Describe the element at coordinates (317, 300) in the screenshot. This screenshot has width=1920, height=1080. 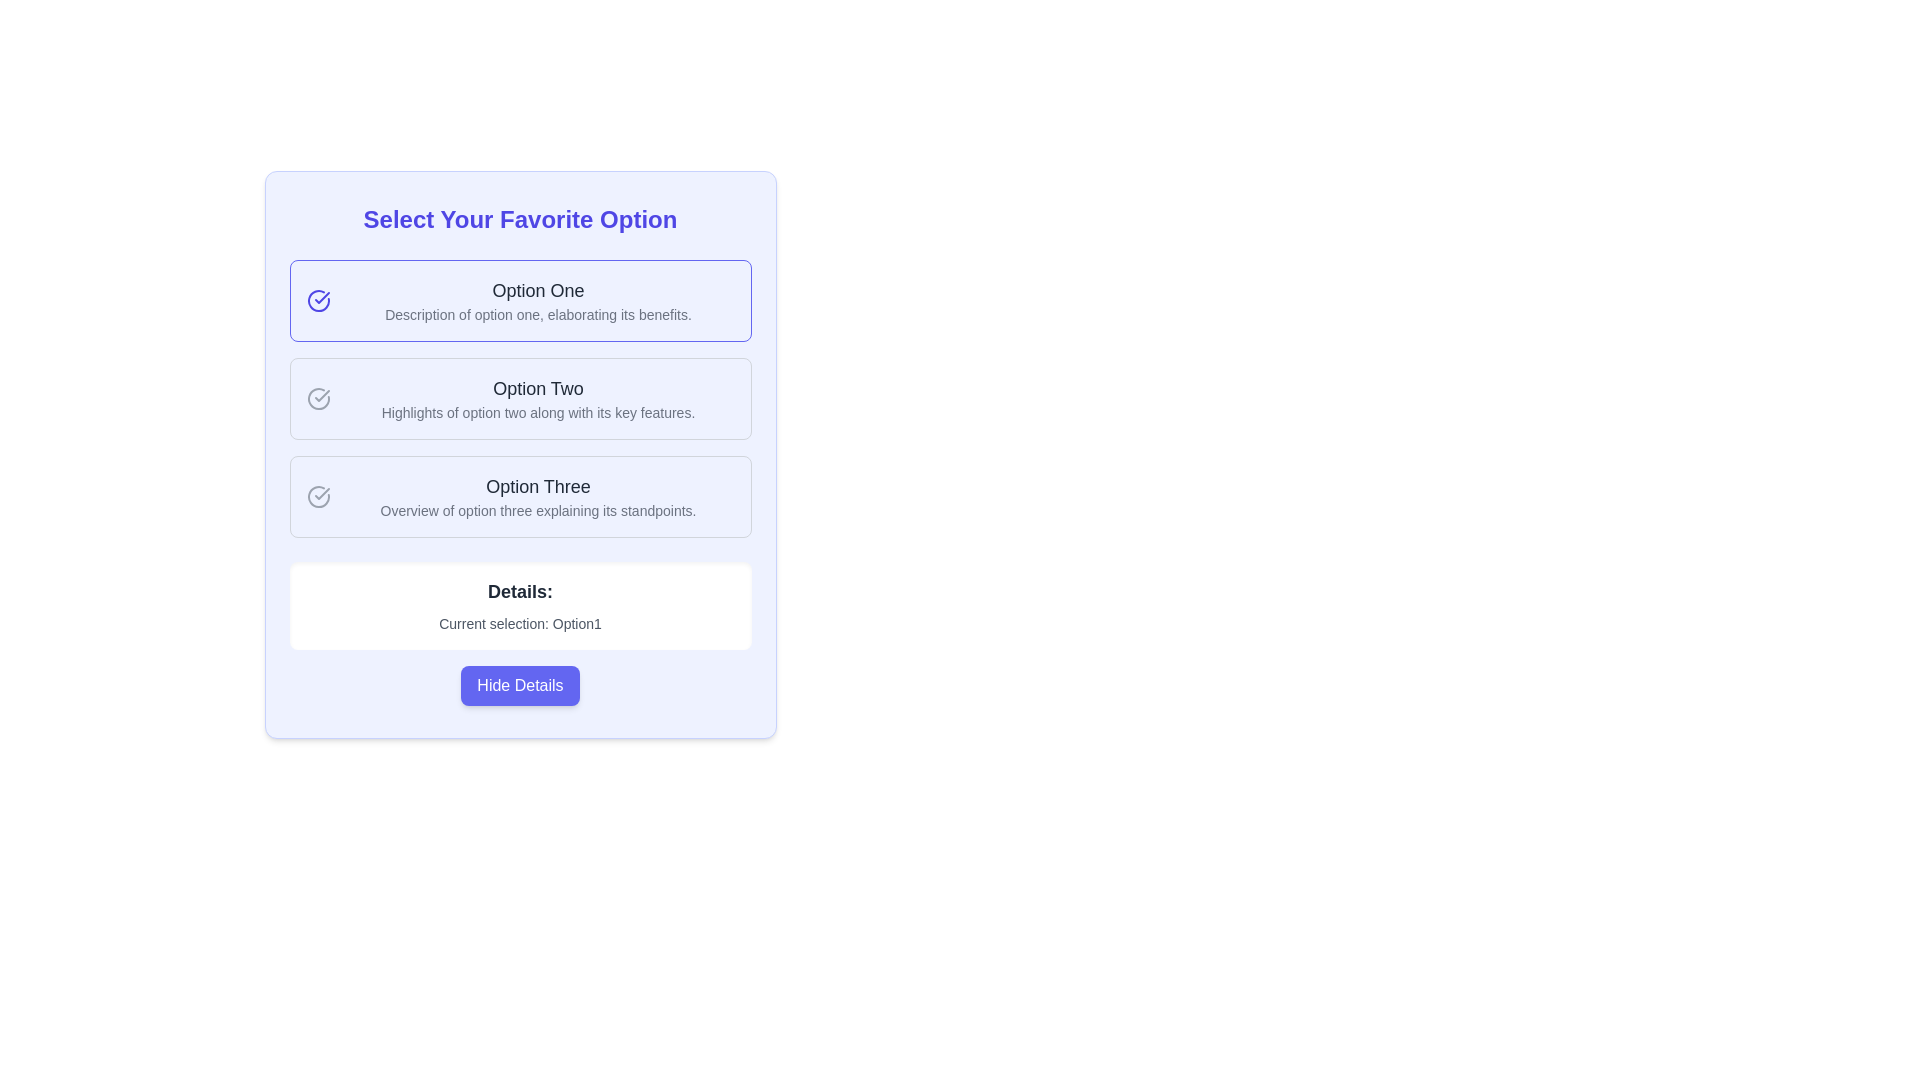
I see `the selection status indicator icon next to 'Option One'` at that location.